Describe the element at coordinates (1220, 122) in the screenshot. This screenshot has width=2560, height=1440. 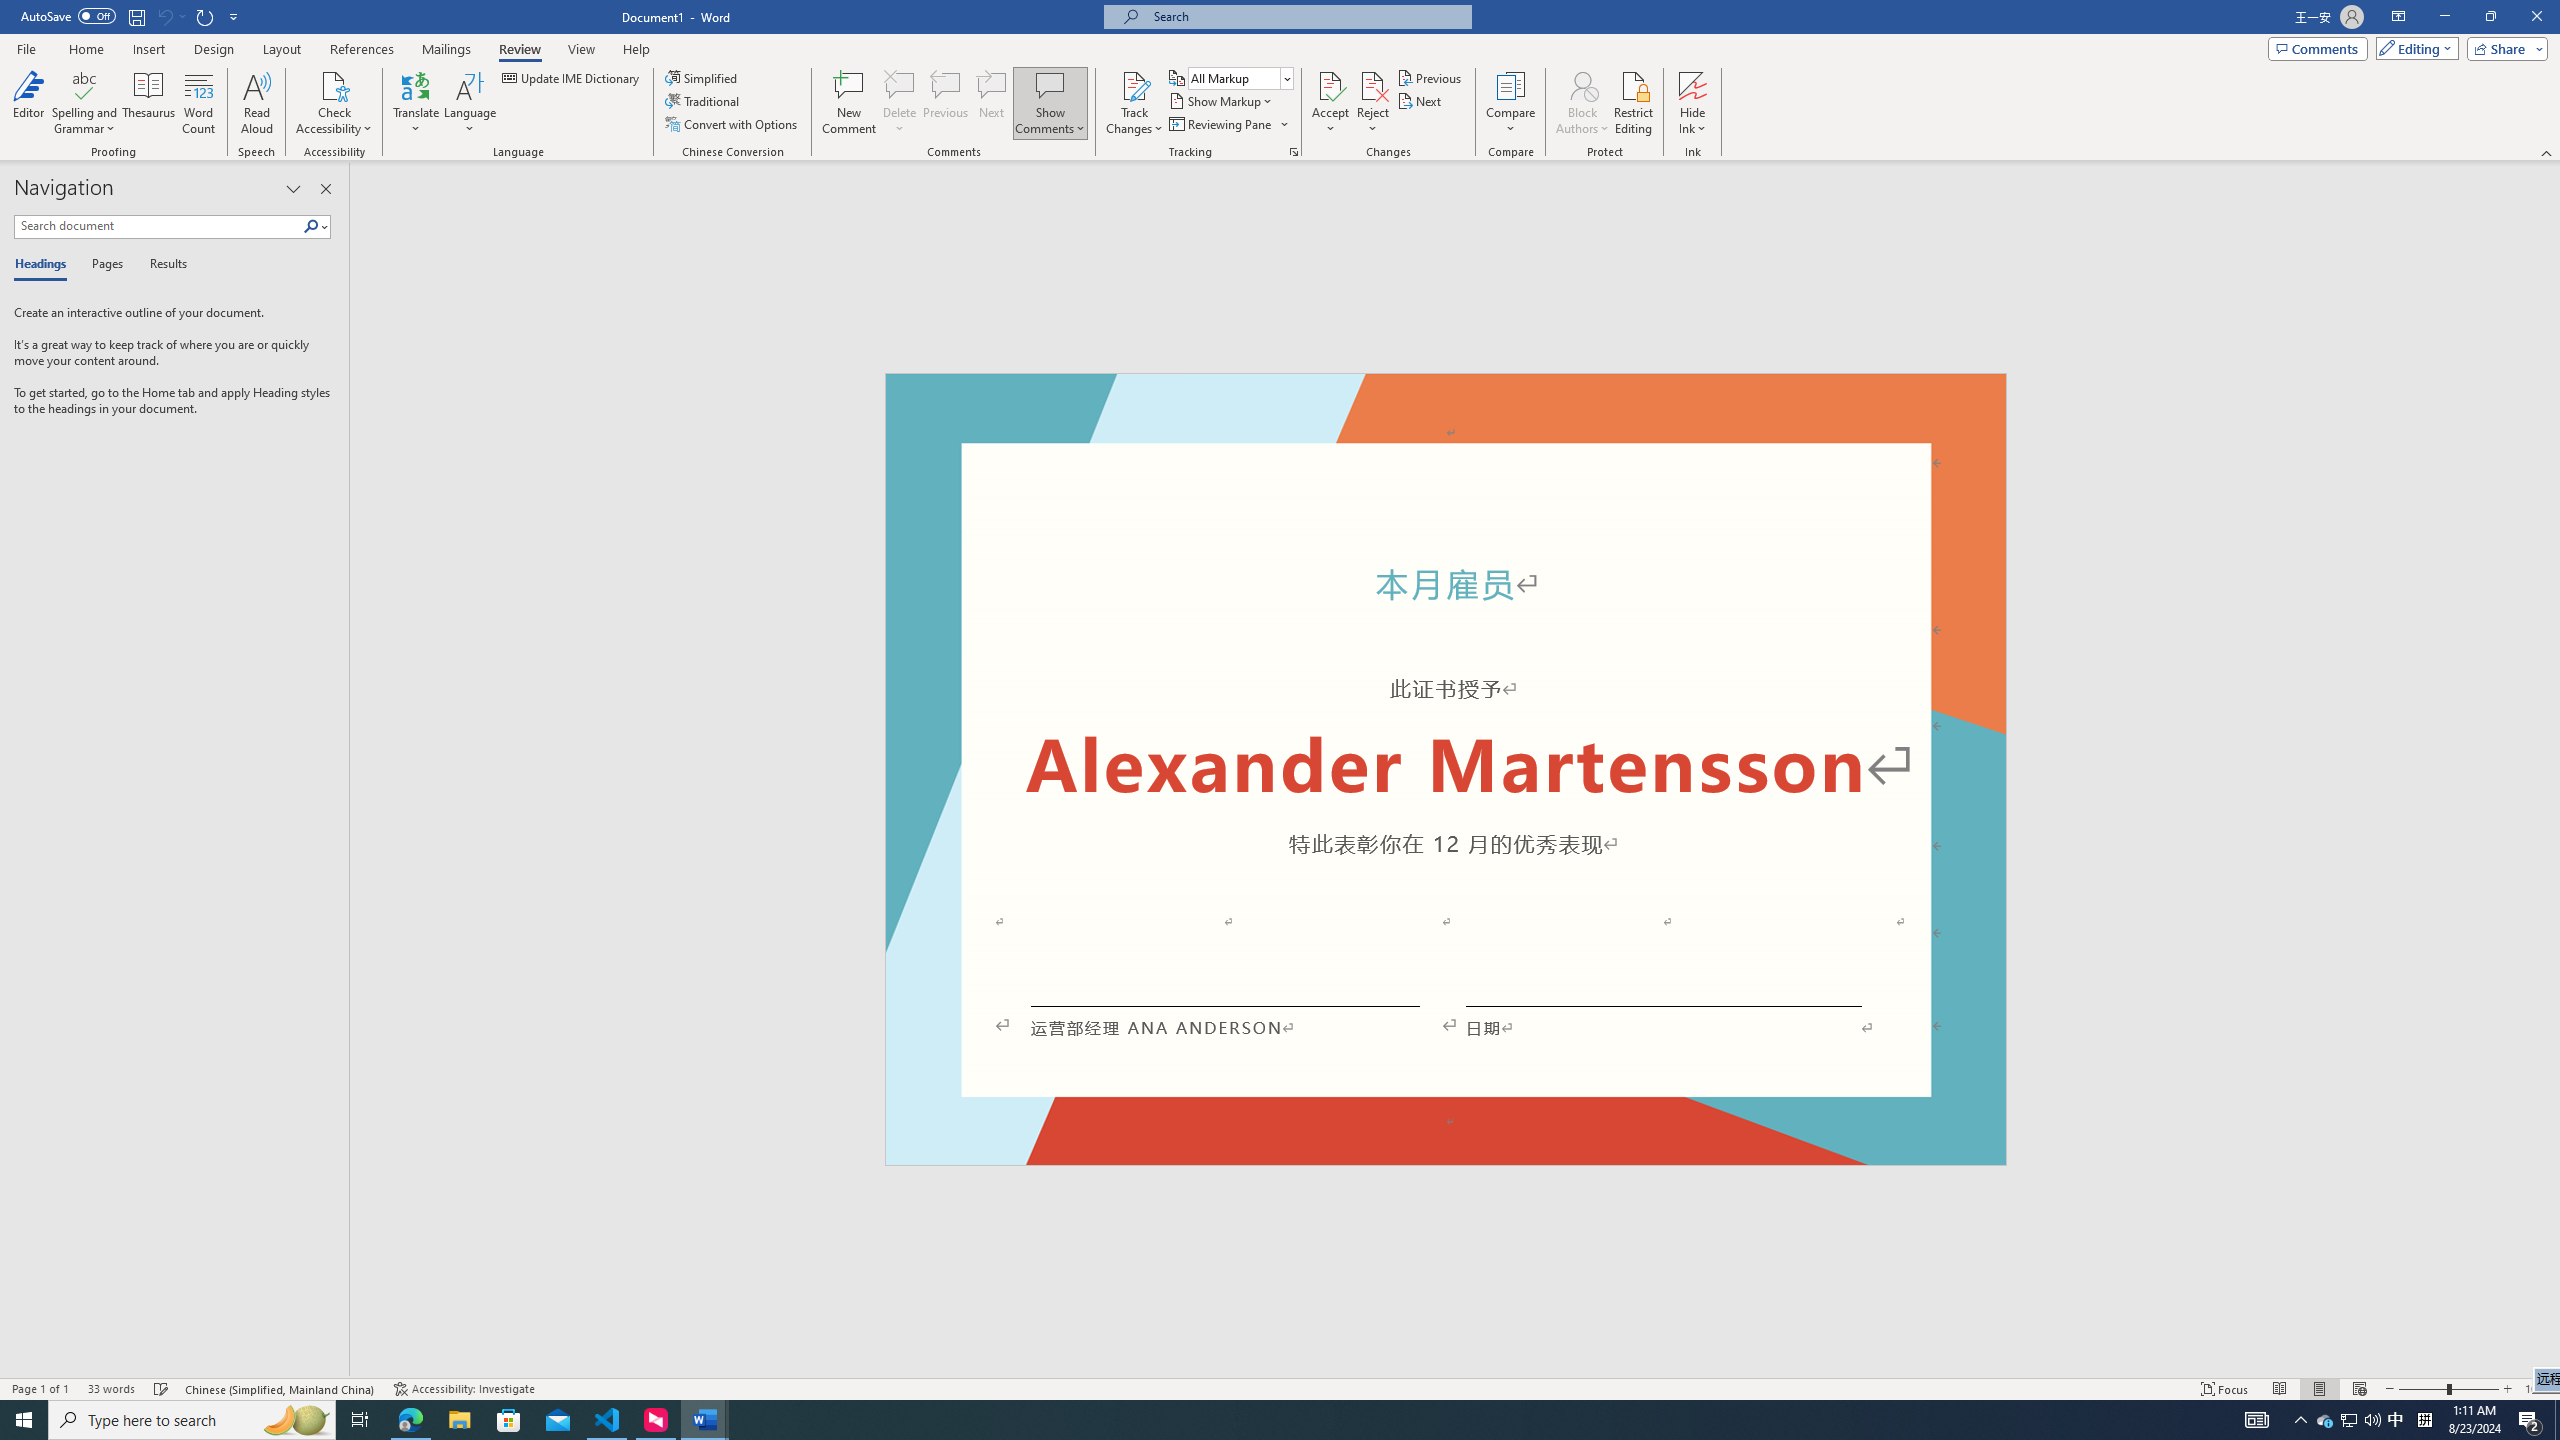
I see `'Reviewing Pane'` at that location.